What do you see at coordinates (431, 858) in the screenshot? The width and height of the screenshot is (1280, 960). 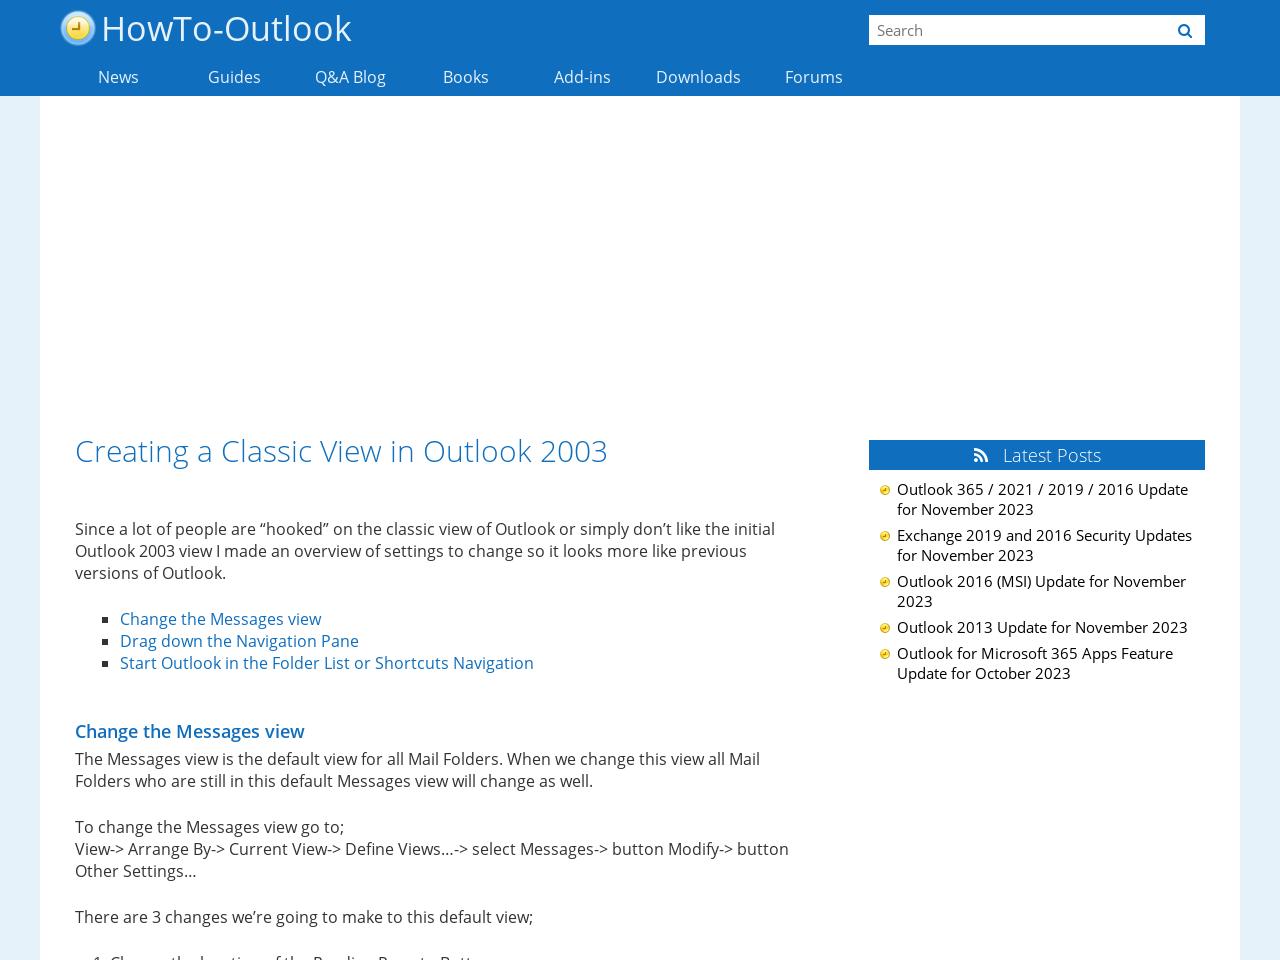 I see `'View-> Arrange By-> Current View-> Define Views…-> select Messages-> button Modify-> button Other Settings…'` at bounding box center [431, 858].